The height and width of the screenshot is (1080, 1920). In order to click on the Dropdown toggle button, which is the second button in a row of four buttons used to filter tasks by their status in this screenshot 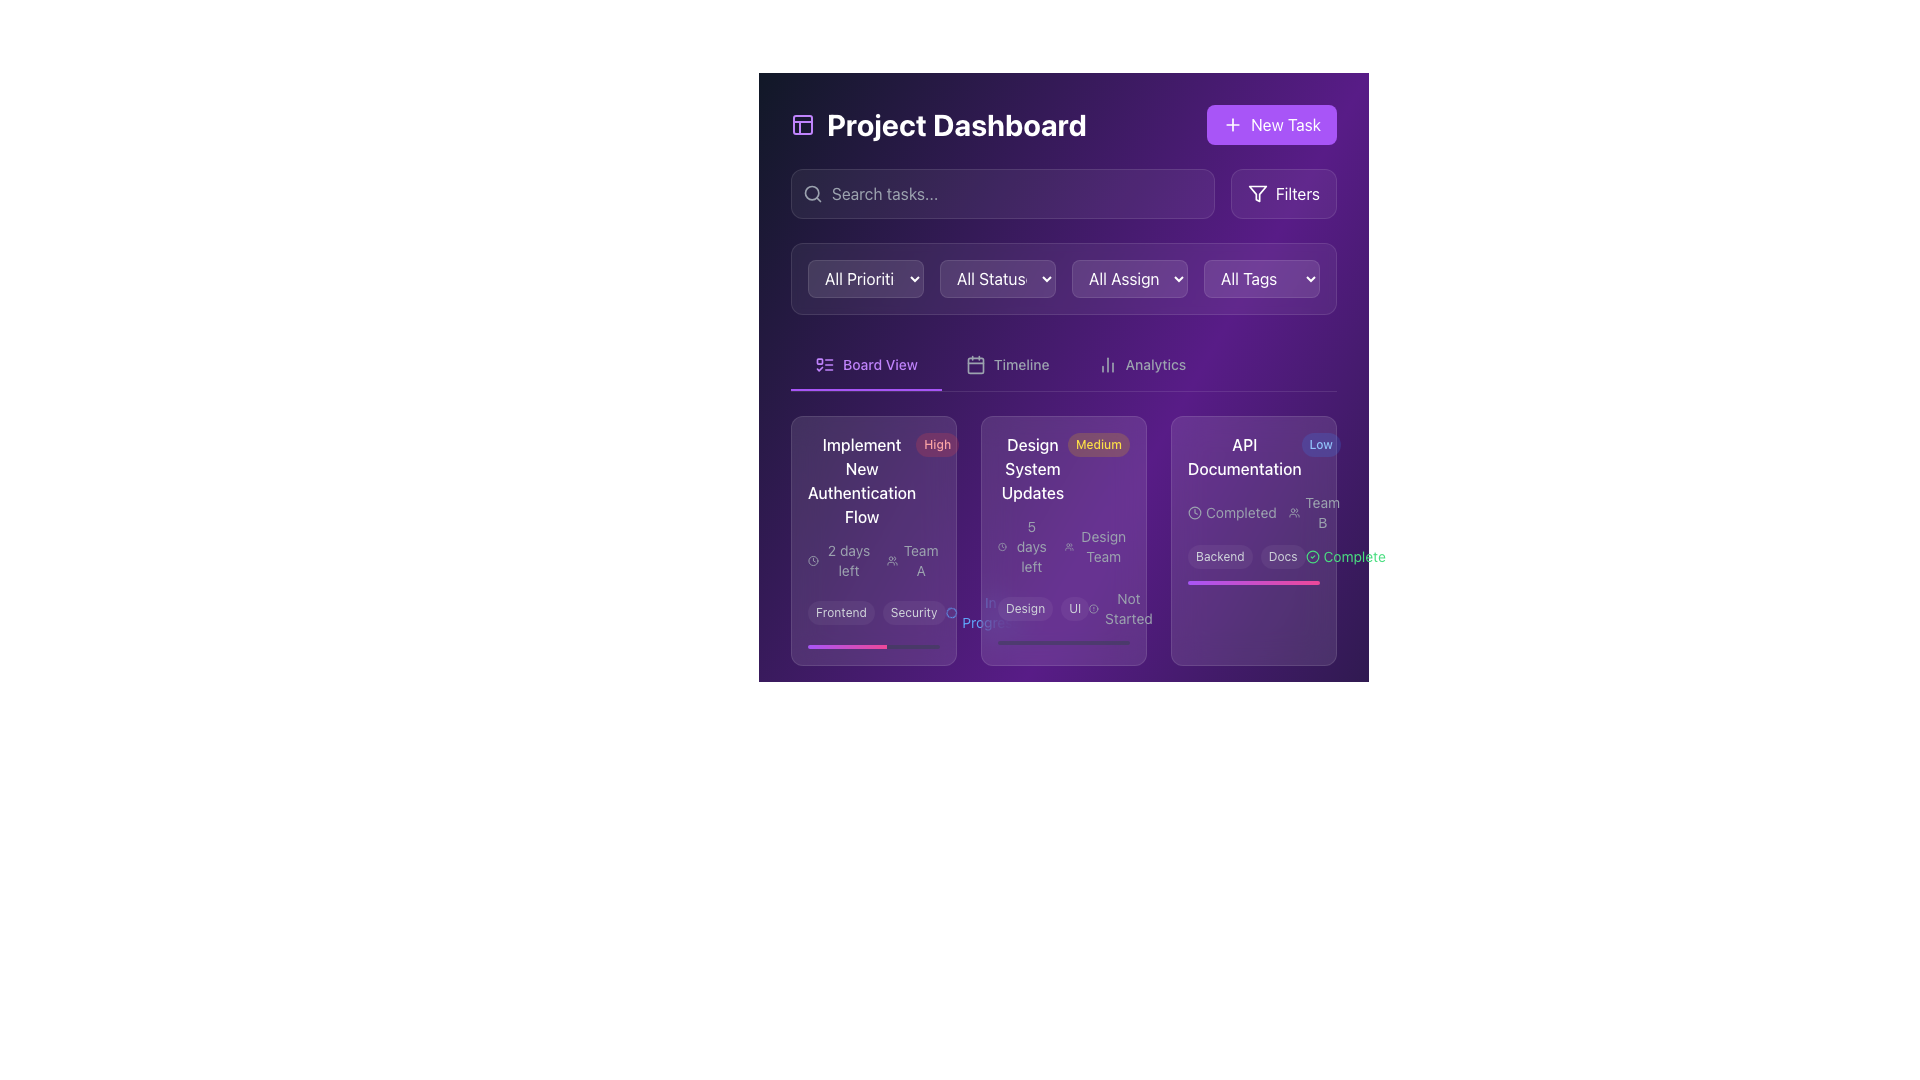, I will do `click(998, 278)`.